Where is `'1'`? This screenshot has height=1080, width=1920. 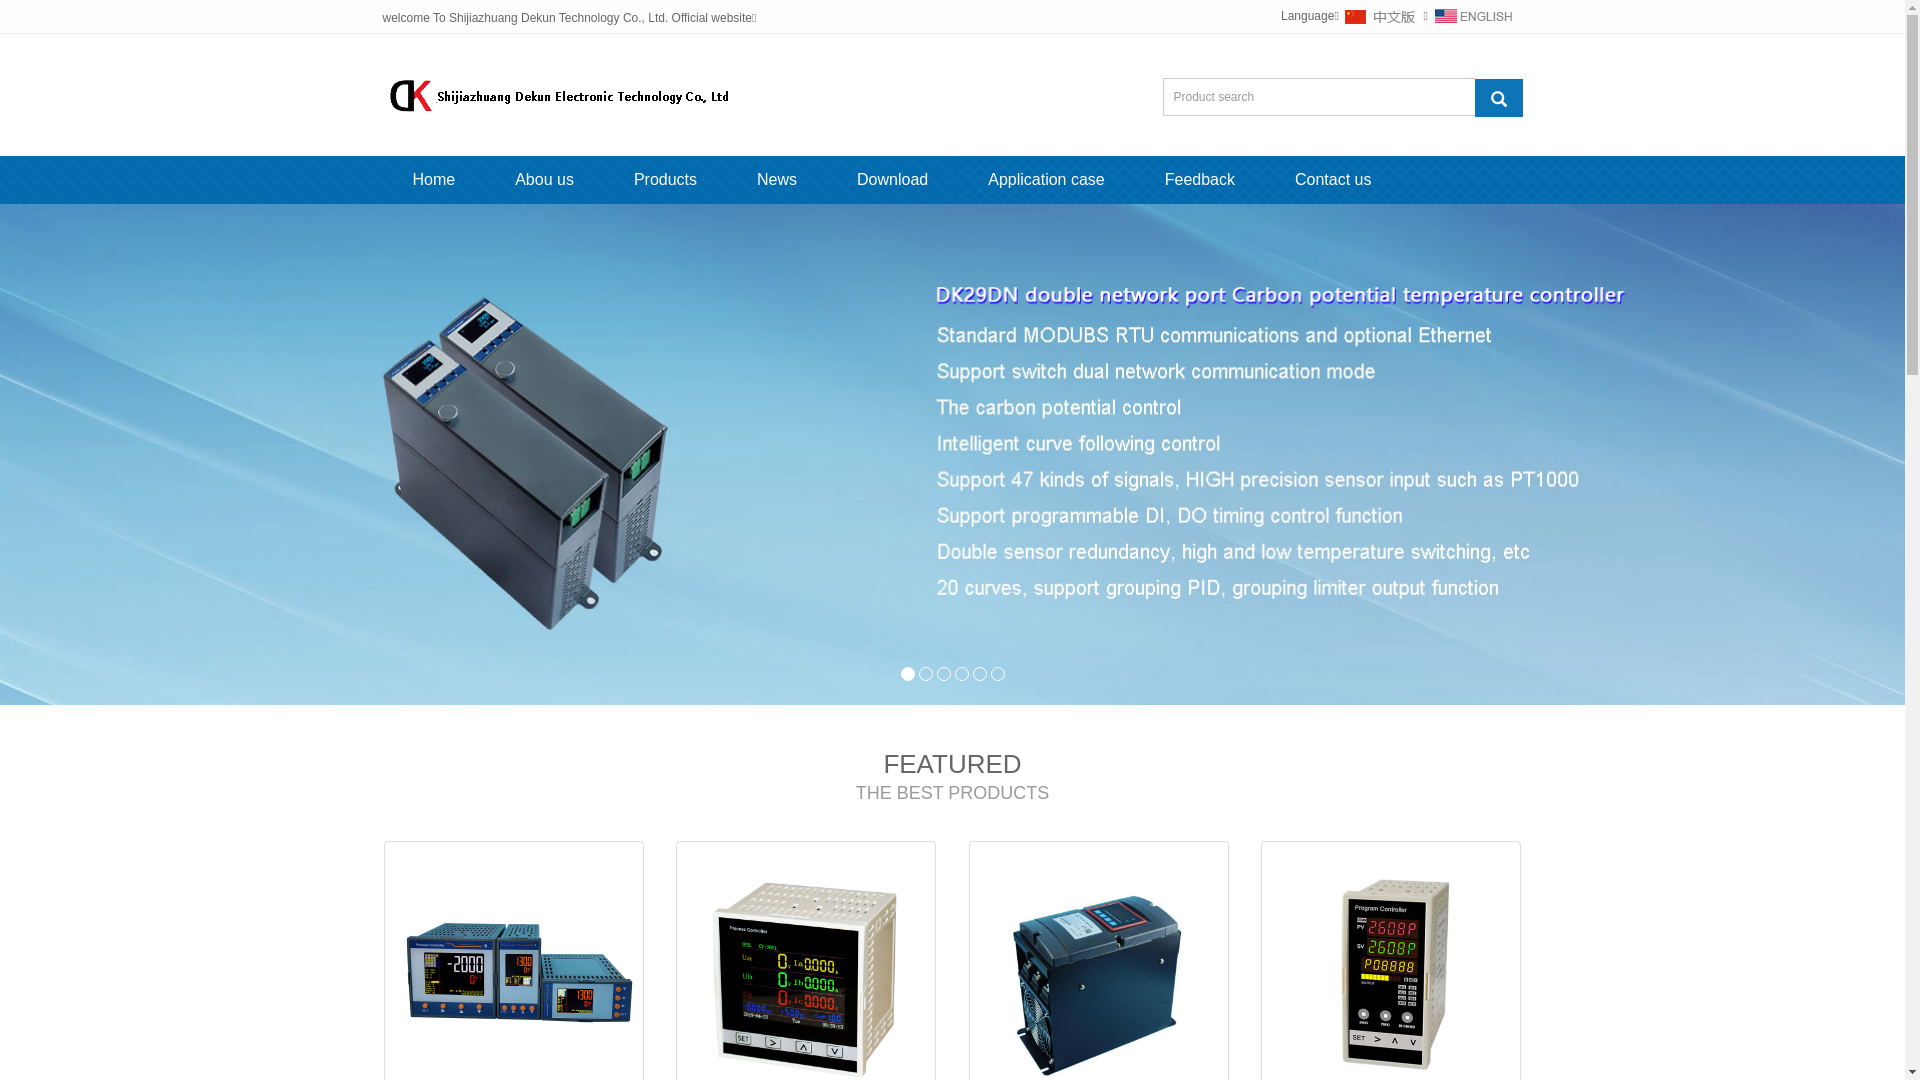 '1' is located at coordinates (906, 674).